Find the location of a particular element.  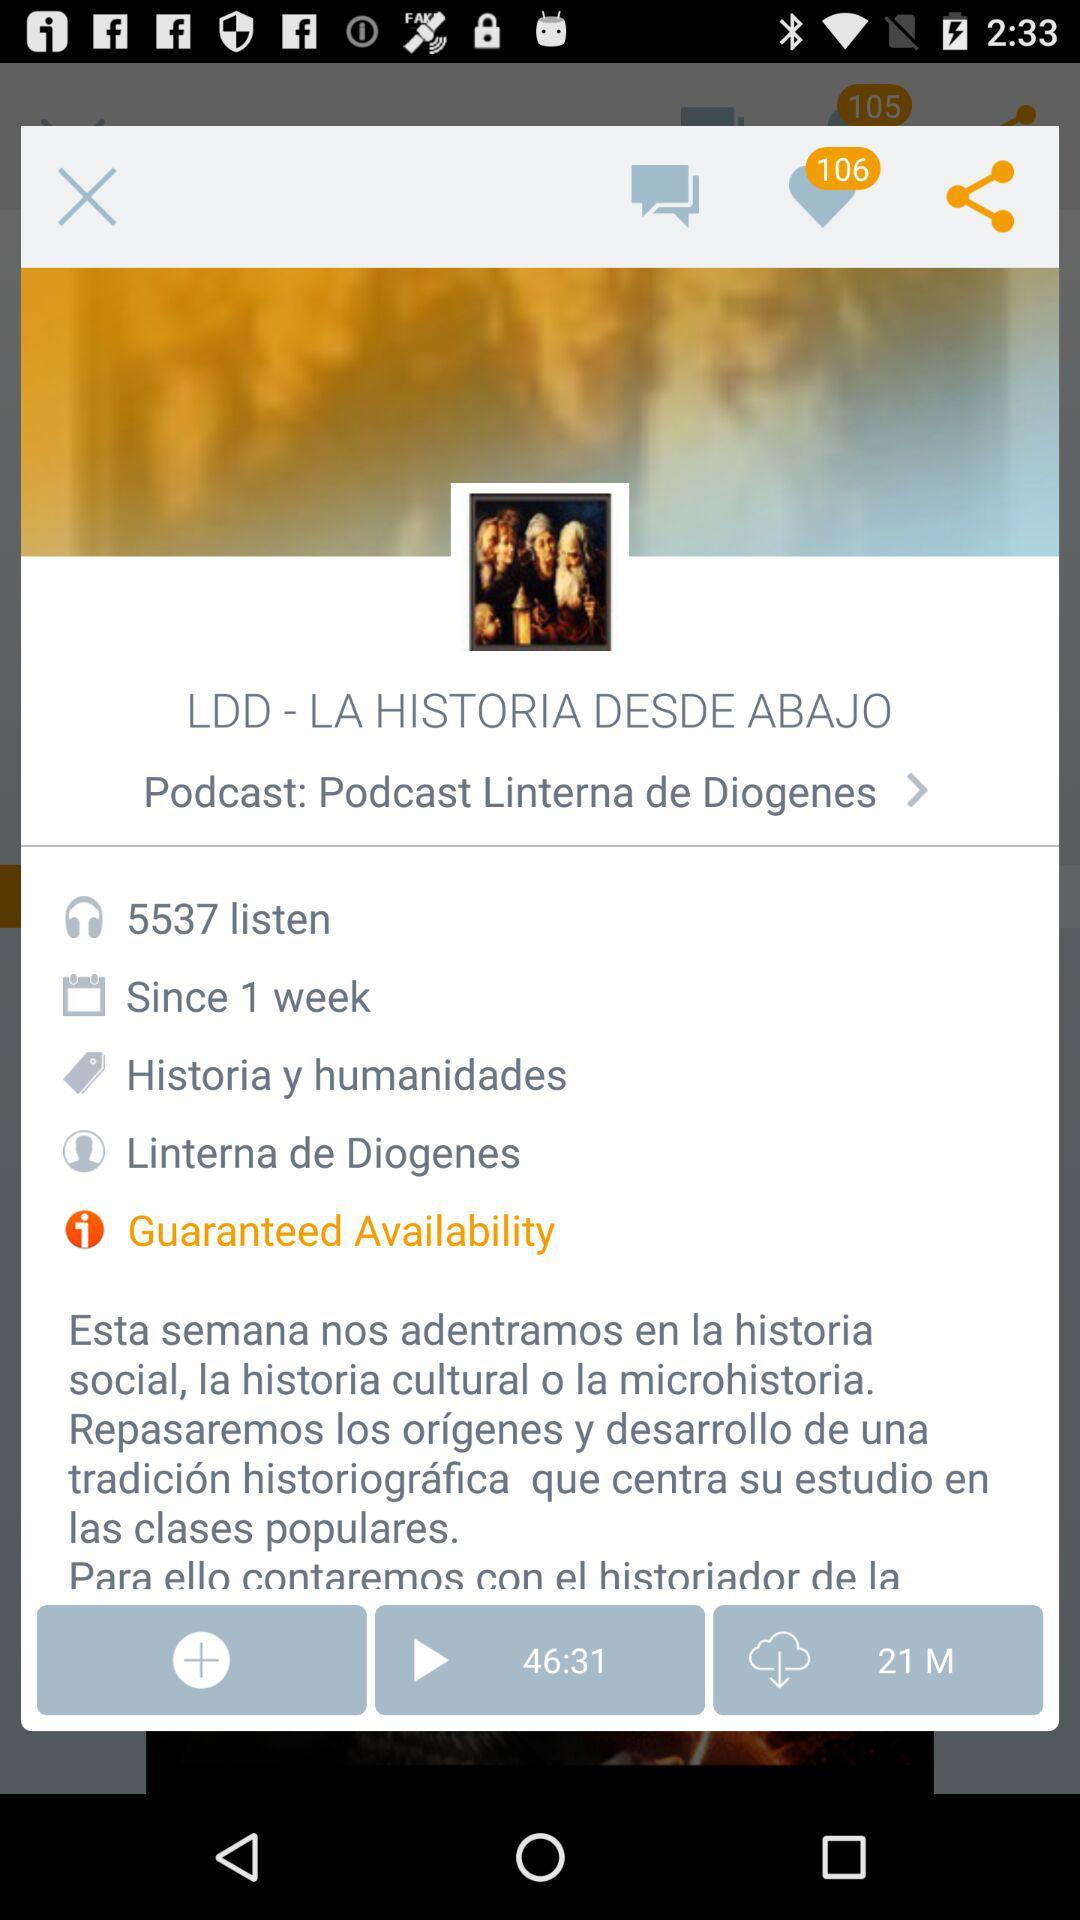

item below the esta semana nos is located at coordinates (877, 1660).